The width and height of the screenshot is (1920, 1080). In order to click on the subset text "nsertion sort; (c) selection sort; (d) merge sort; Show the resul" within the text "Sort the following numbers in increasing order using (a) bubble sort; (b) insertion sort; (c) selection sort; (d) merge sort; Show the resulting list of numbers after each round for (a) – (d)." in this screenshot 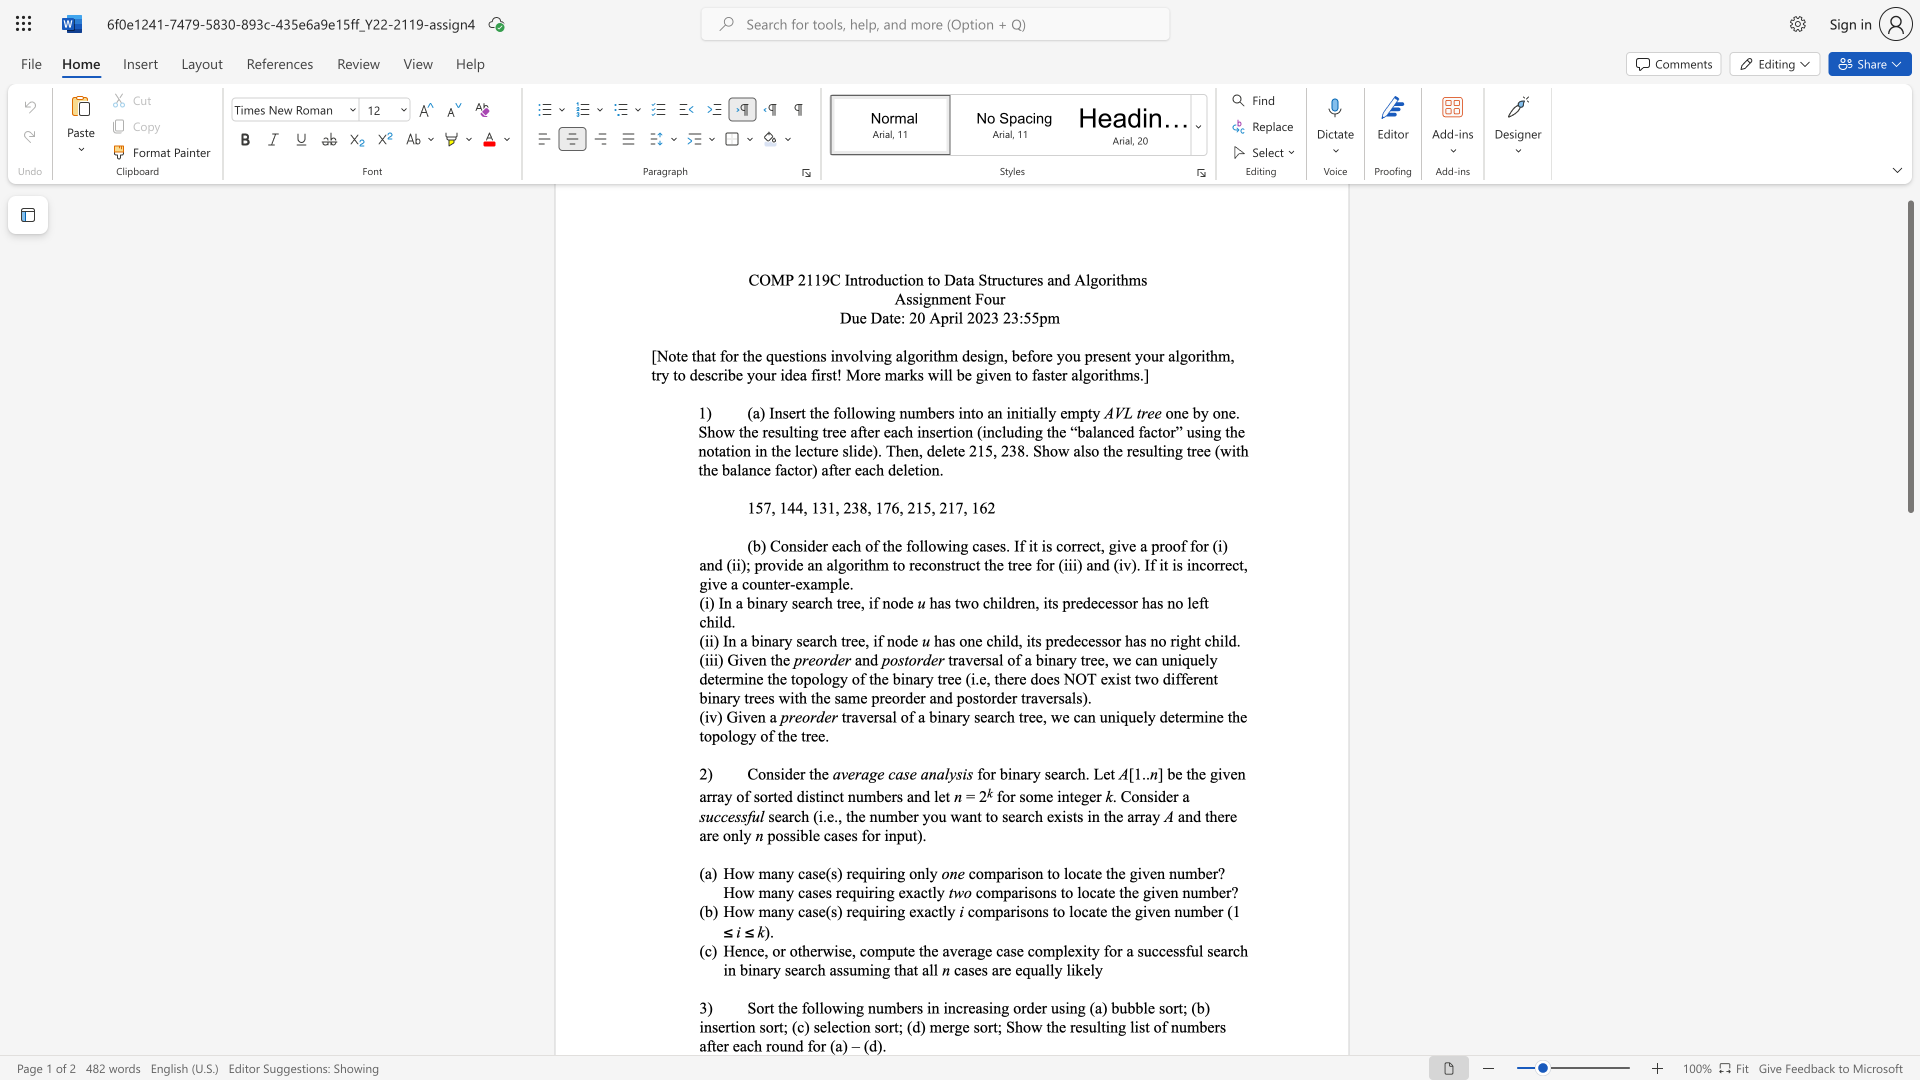, I will do `click(703, 1027)`.